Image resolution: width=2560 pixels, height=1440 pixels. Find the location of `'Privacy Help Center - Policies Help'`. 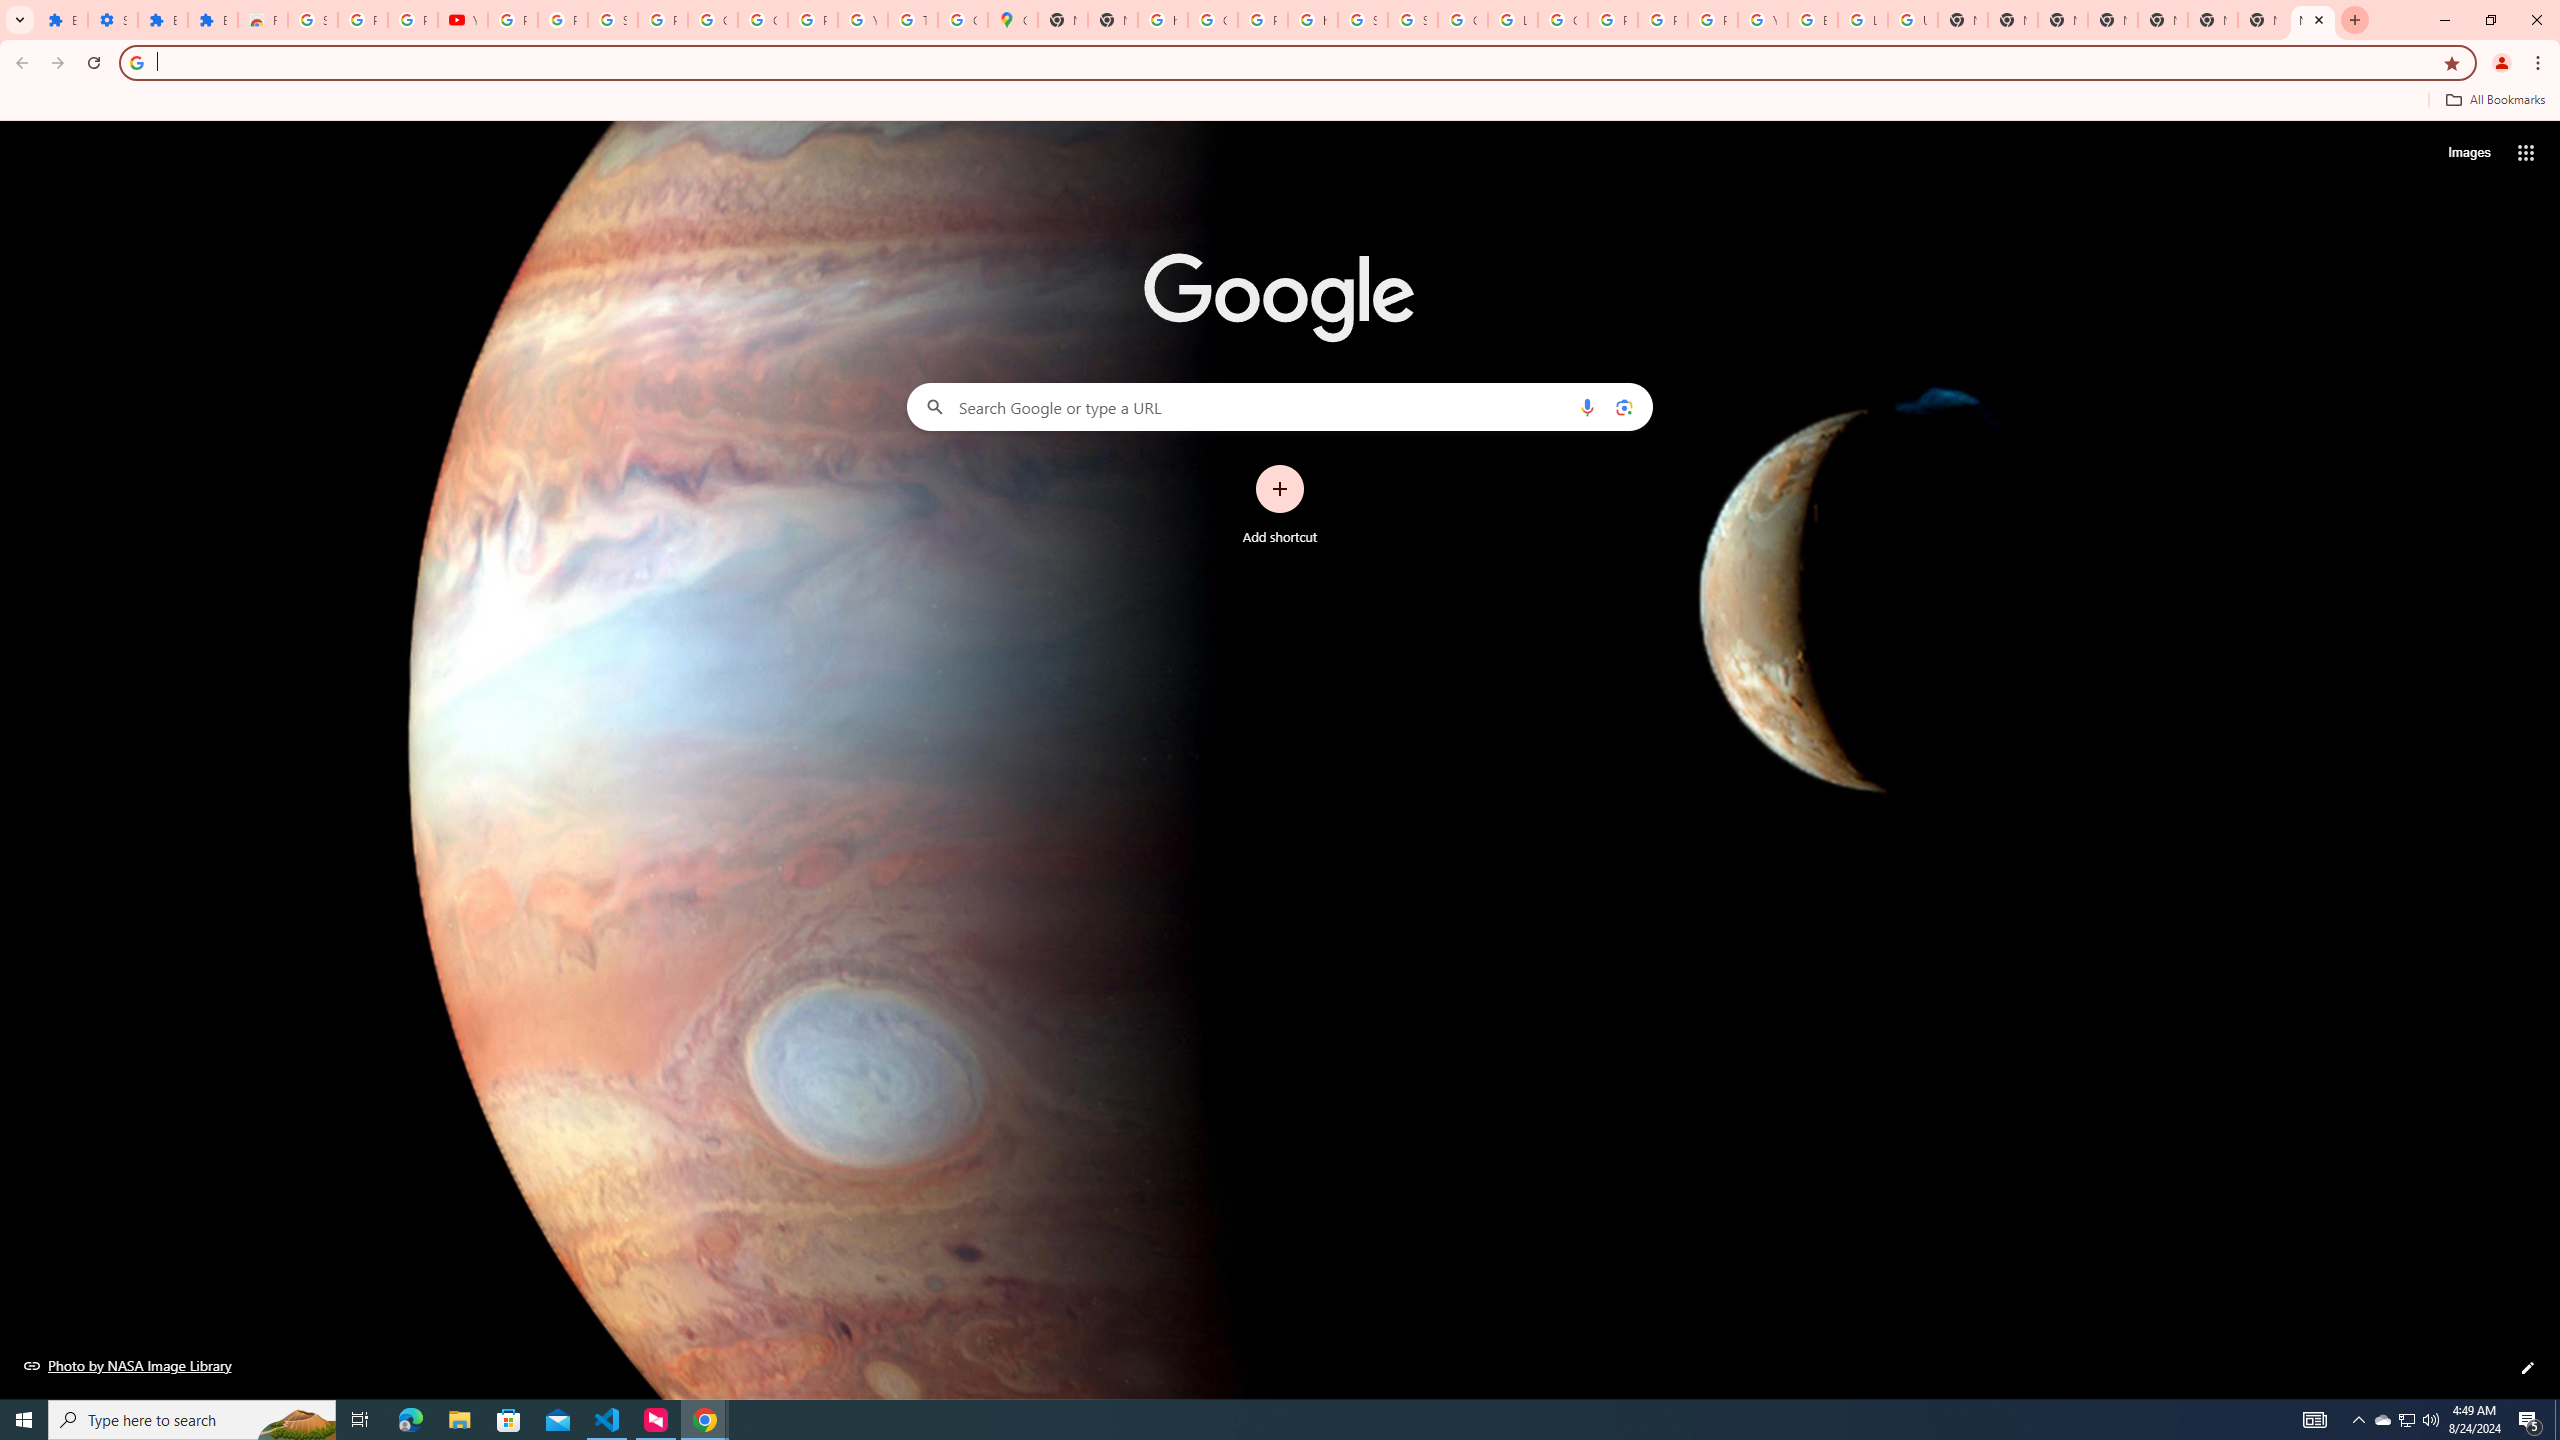

'Privacy Help Center - Policies Help' is located at coordinates (1611, 19).